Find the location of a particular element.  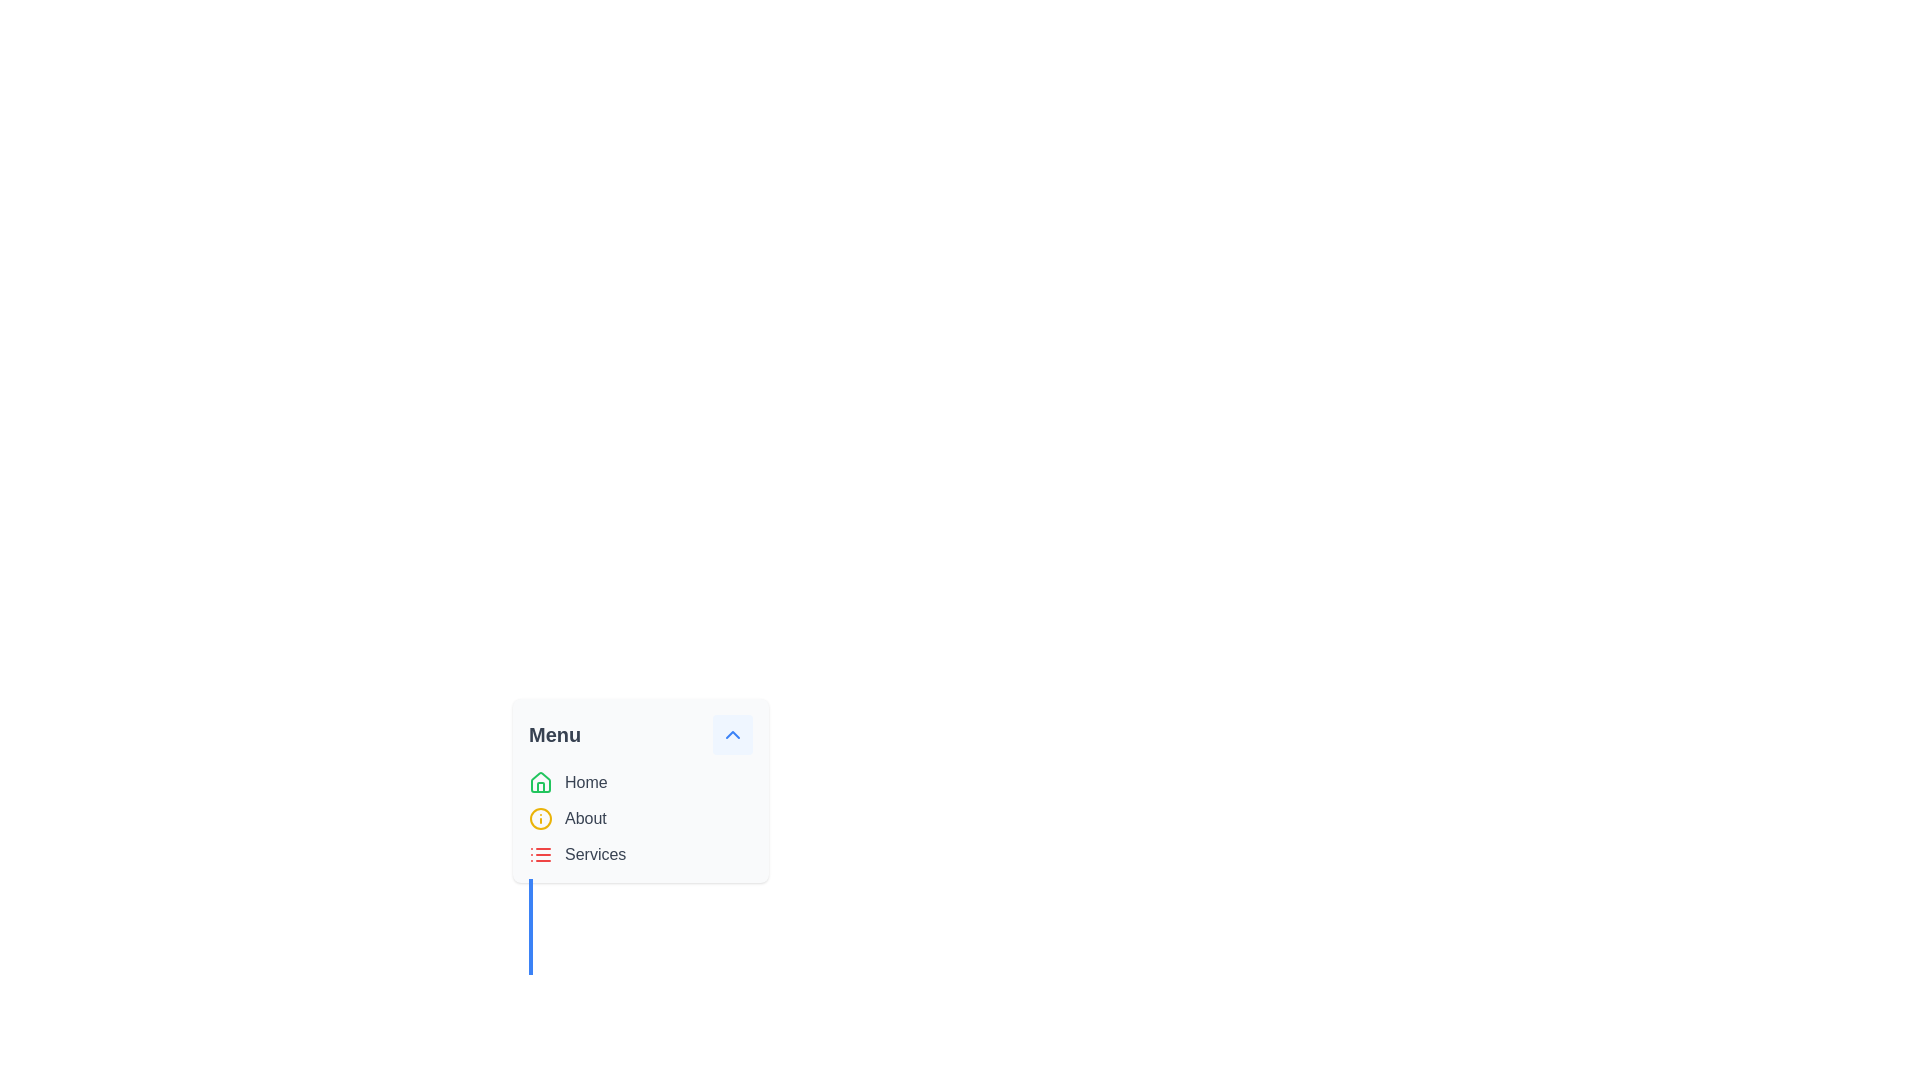

the 'Services' menu option label, which is the third item in a vertical list of menu items, located below the 'About' option and aligned to the right of an icon is located at coordinates (594, 855).